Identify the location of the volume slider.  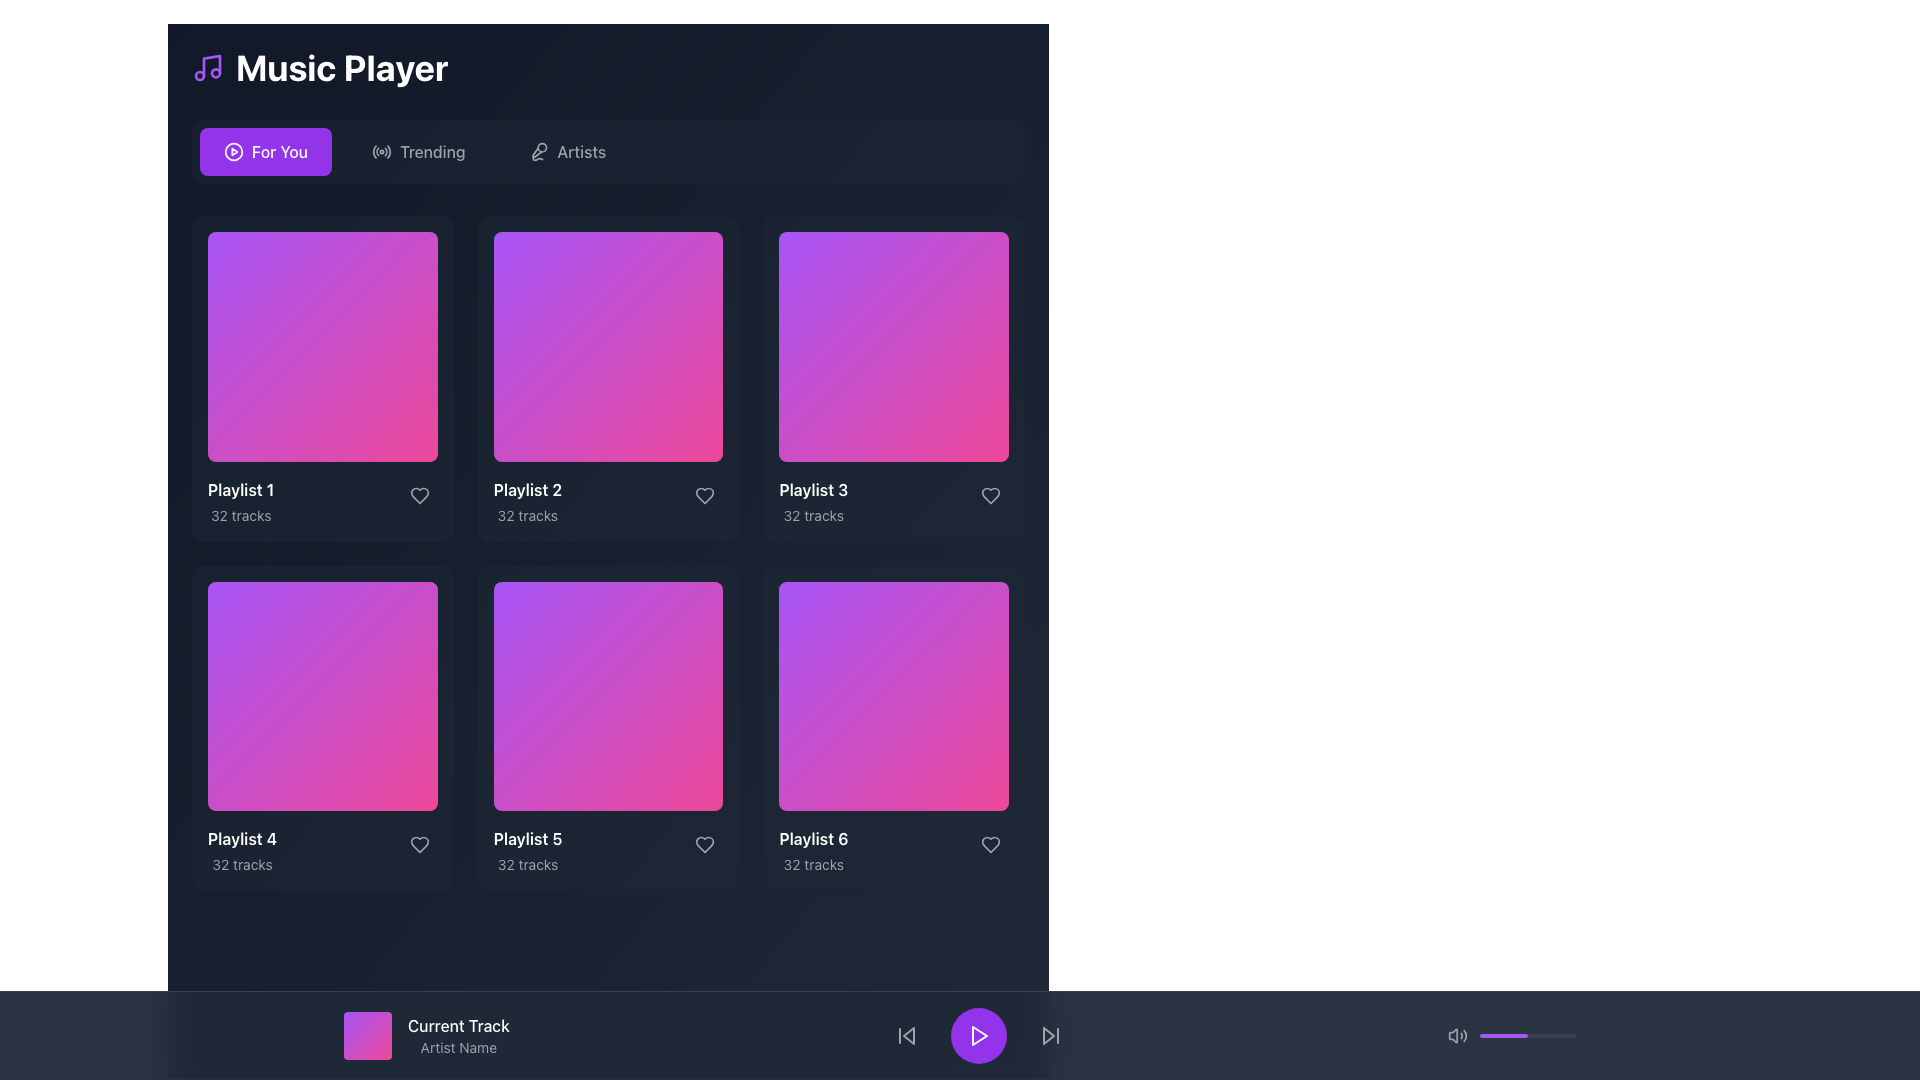
(1537, 1035).